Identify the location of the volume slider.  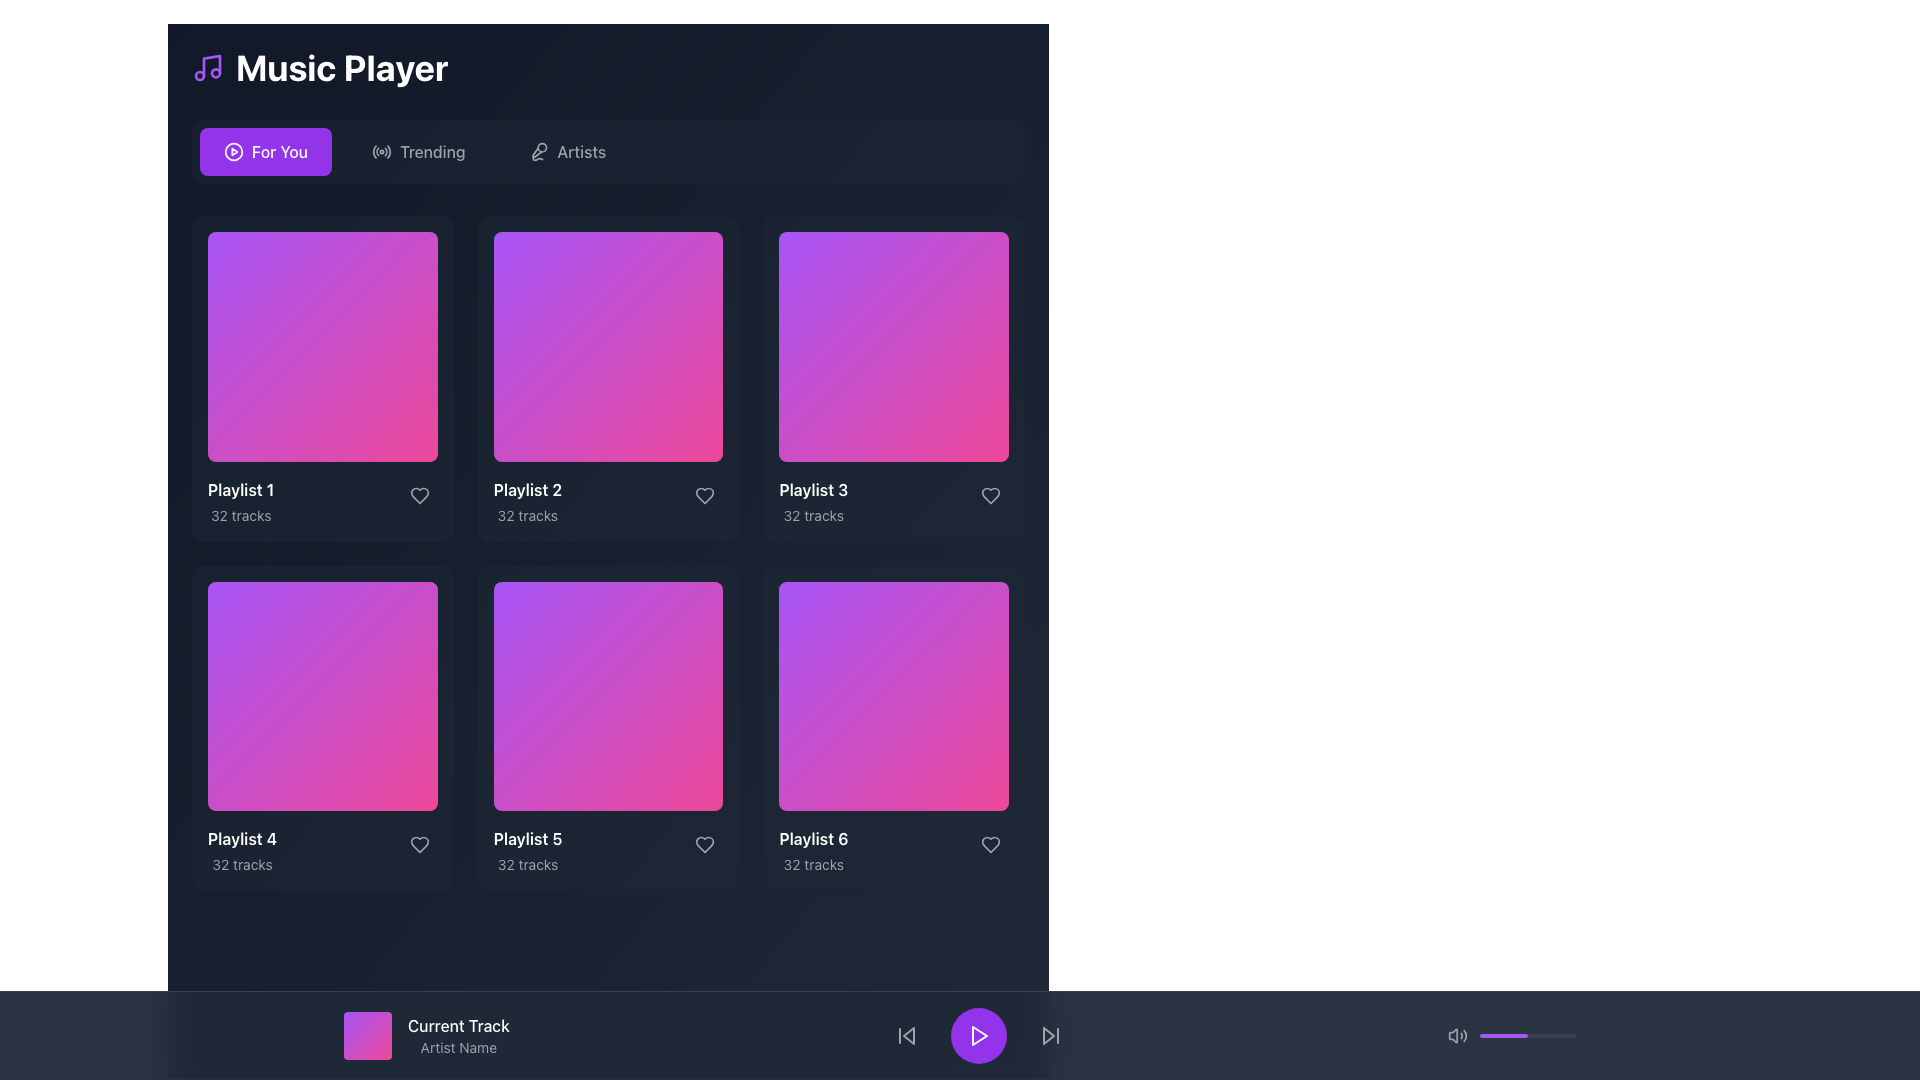
(1537, 1035).